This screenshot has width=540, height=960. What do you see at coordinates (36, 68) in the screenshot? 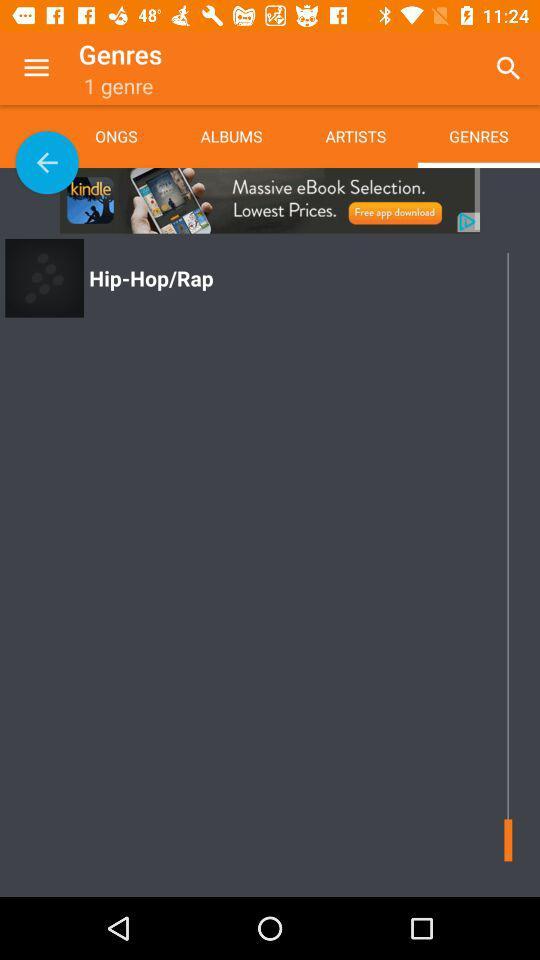
I see `the app next to genres app` at bounding box center [36, 68].